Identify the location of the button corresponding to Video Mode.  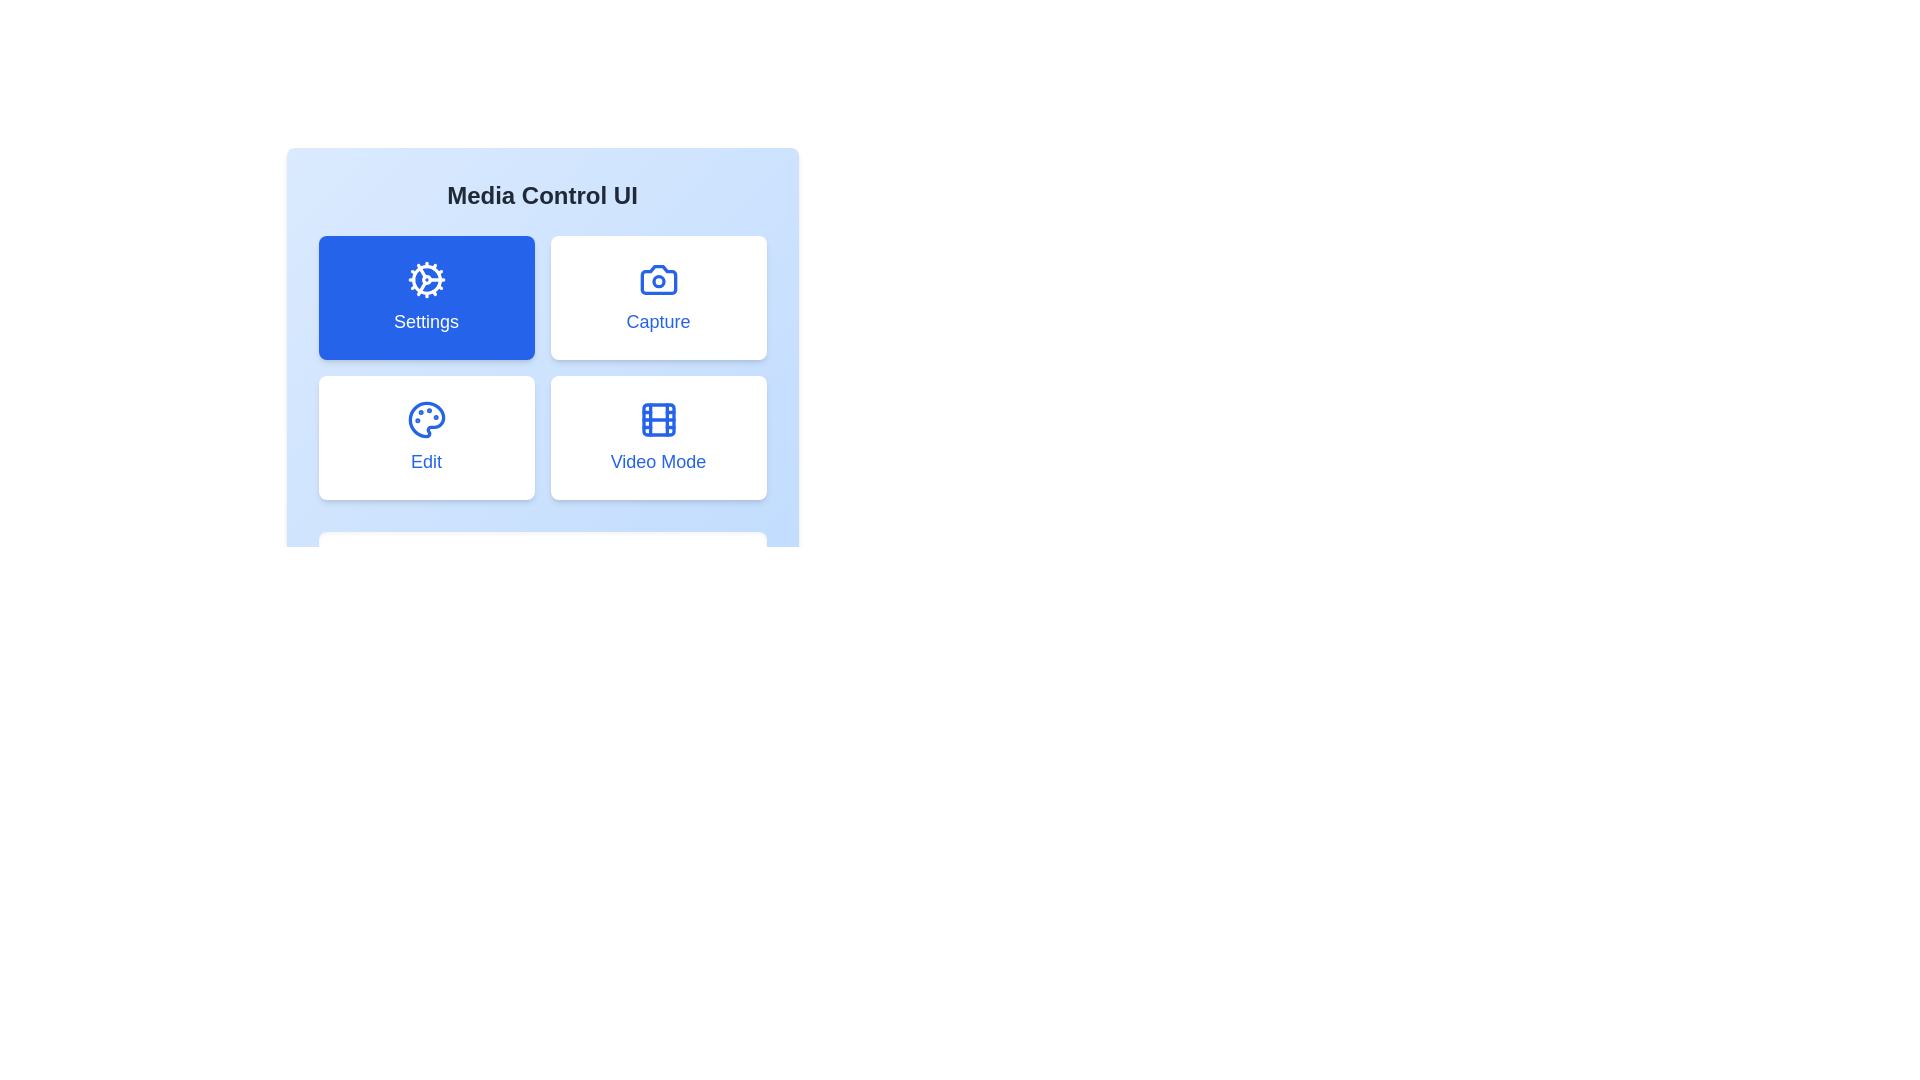
(658, 437).